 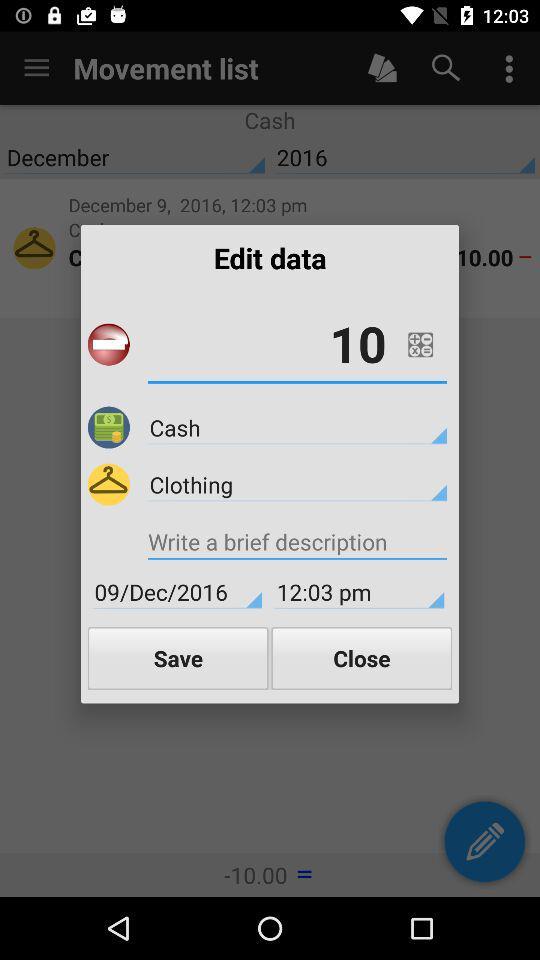 I want to click on clothing, so click(x=296, y=483).